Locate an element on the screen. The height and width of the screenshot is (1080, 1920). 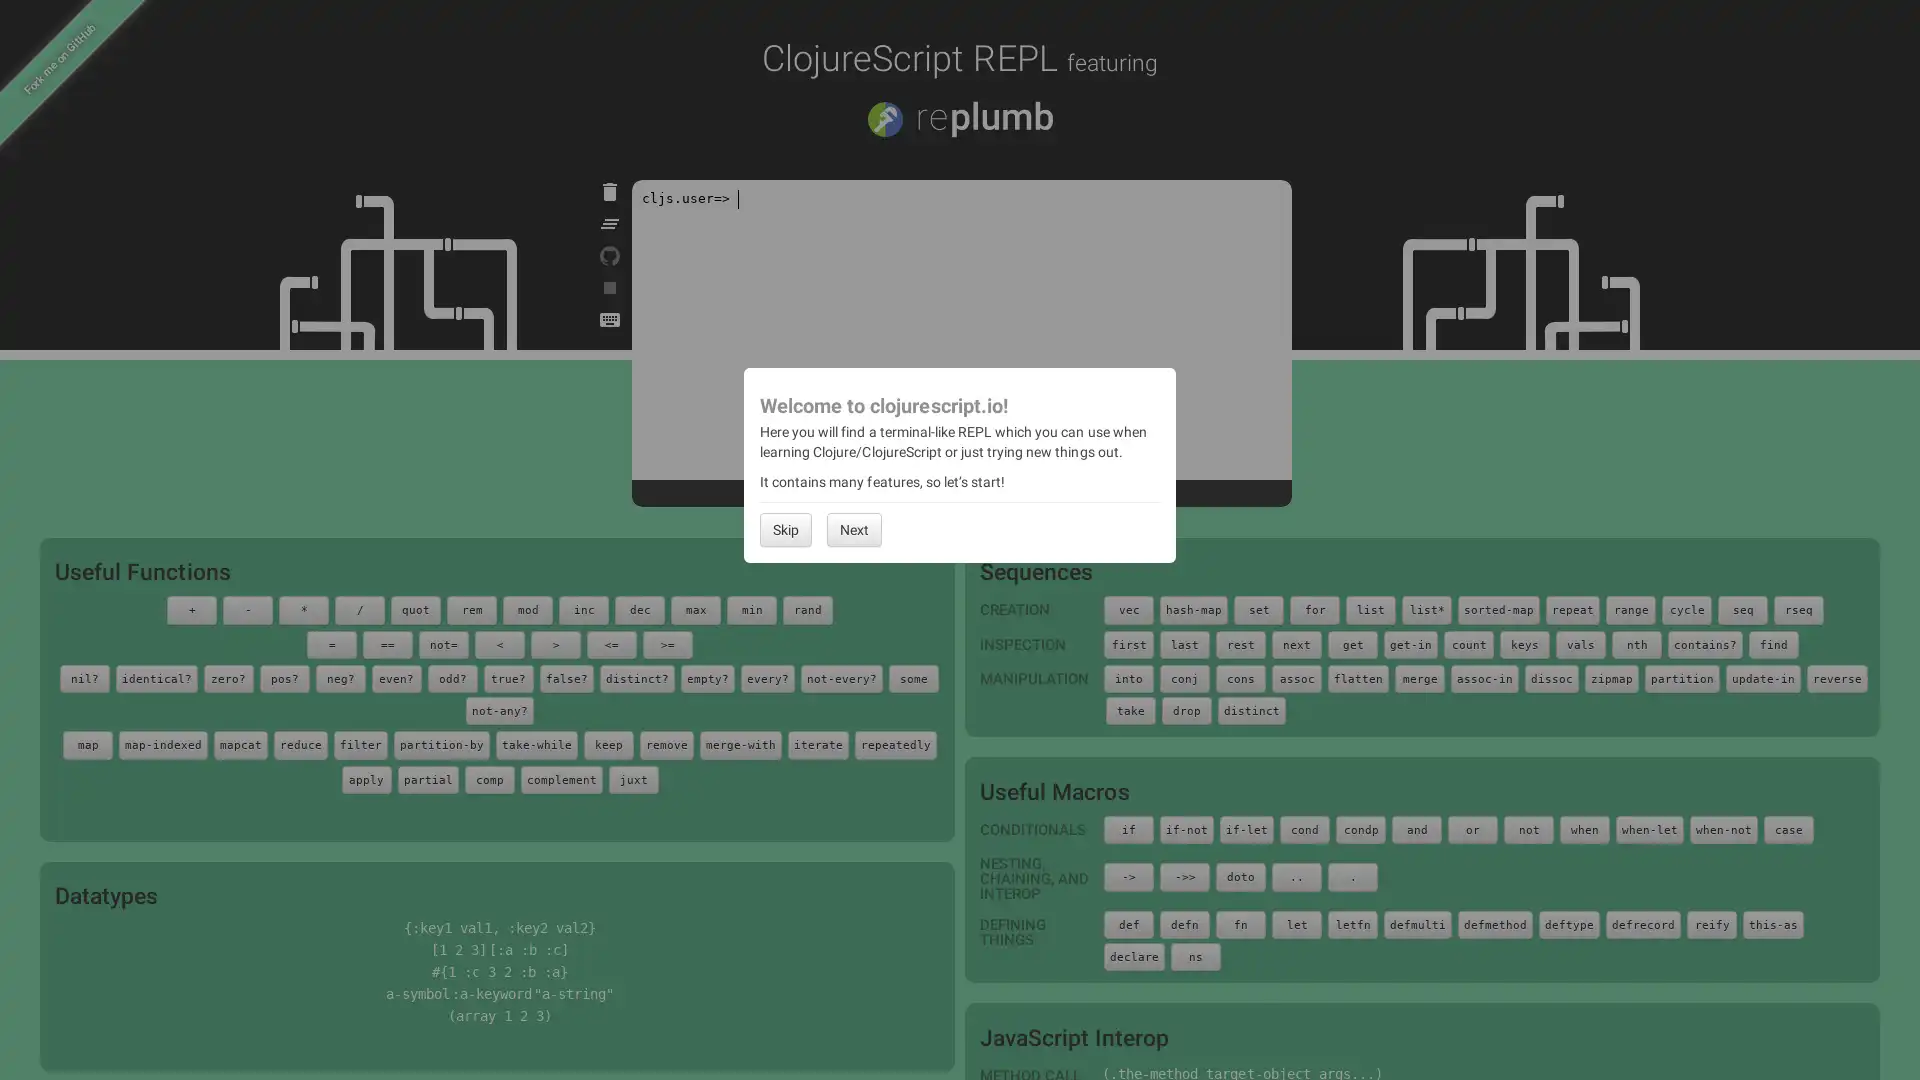
cycle is located at coordinates (1685, 608).